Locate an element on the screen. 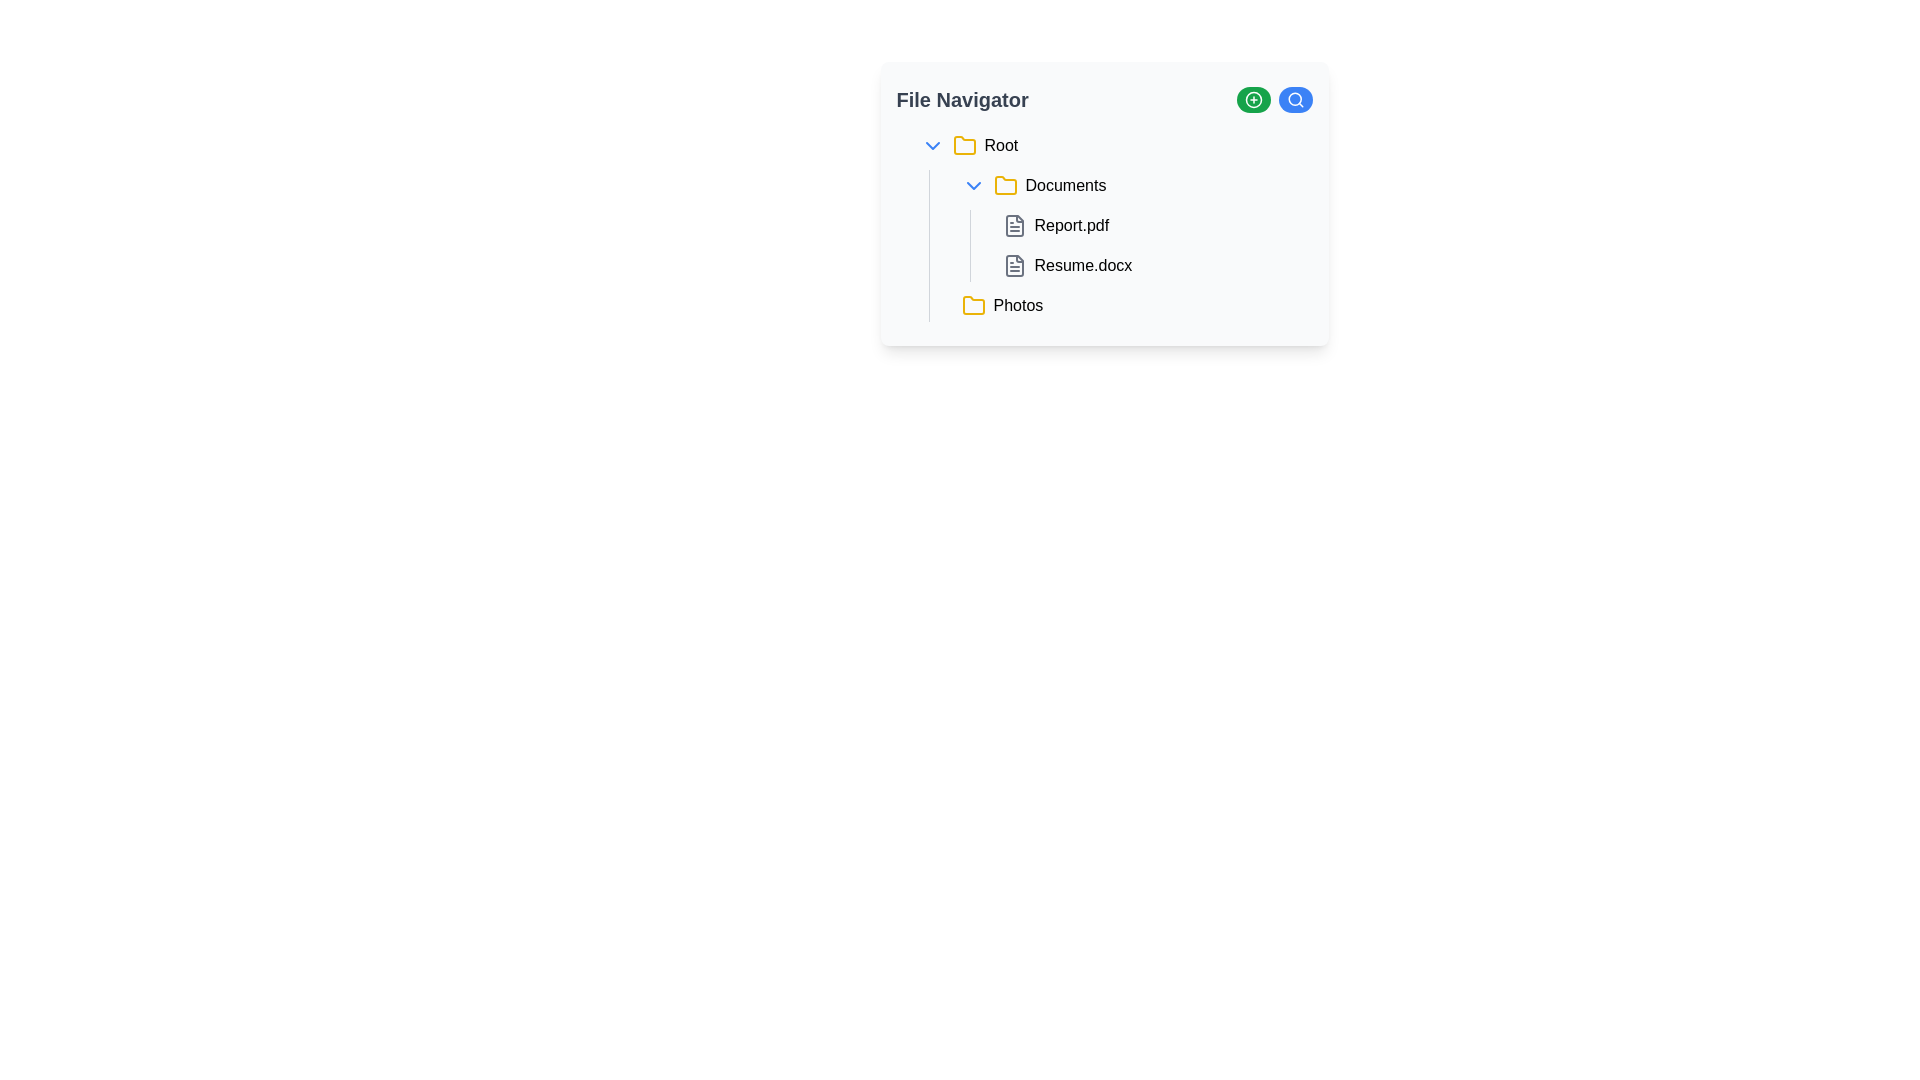 The image size is (1920, 1080). the downward chevron icon located next to the 'Documents' text in the file navigation UI is located at coordinates (973, 185).